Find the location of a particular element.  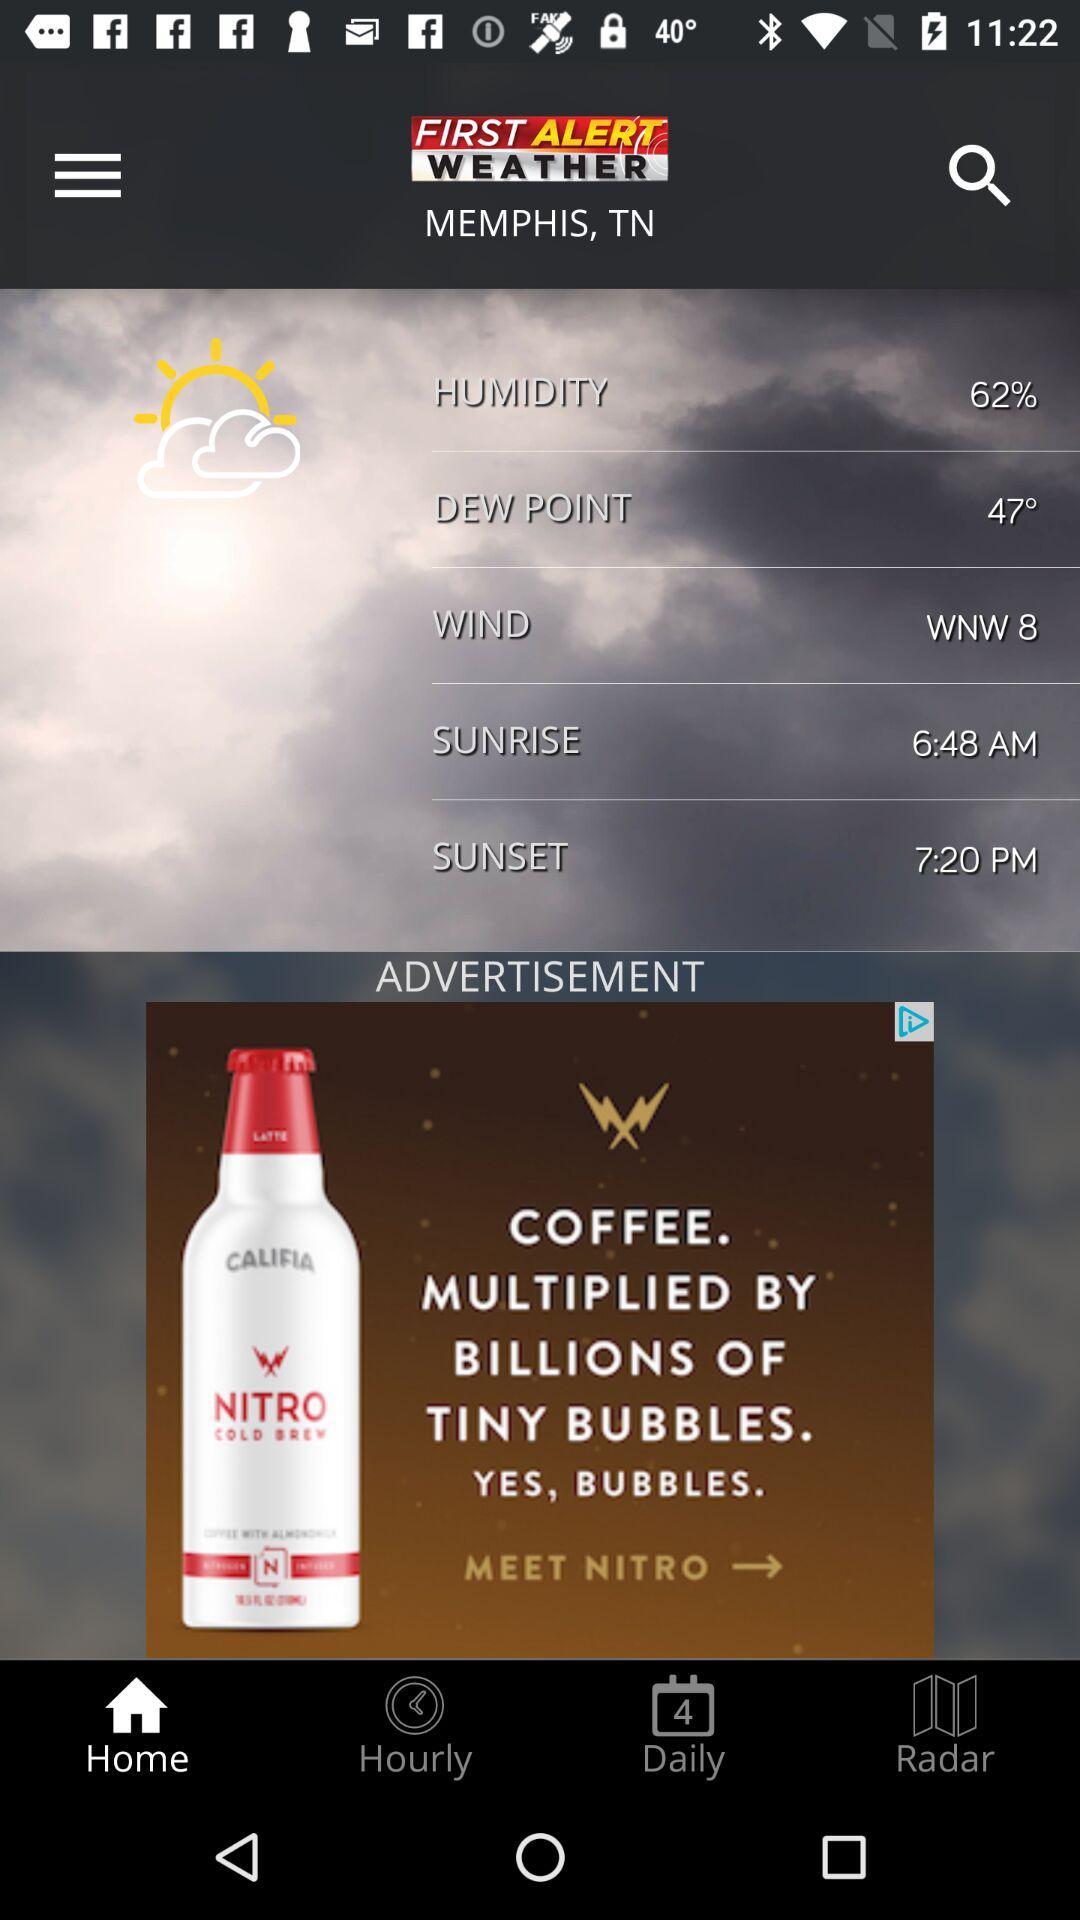

item next to daily item is located at coordinates (413, 1726).